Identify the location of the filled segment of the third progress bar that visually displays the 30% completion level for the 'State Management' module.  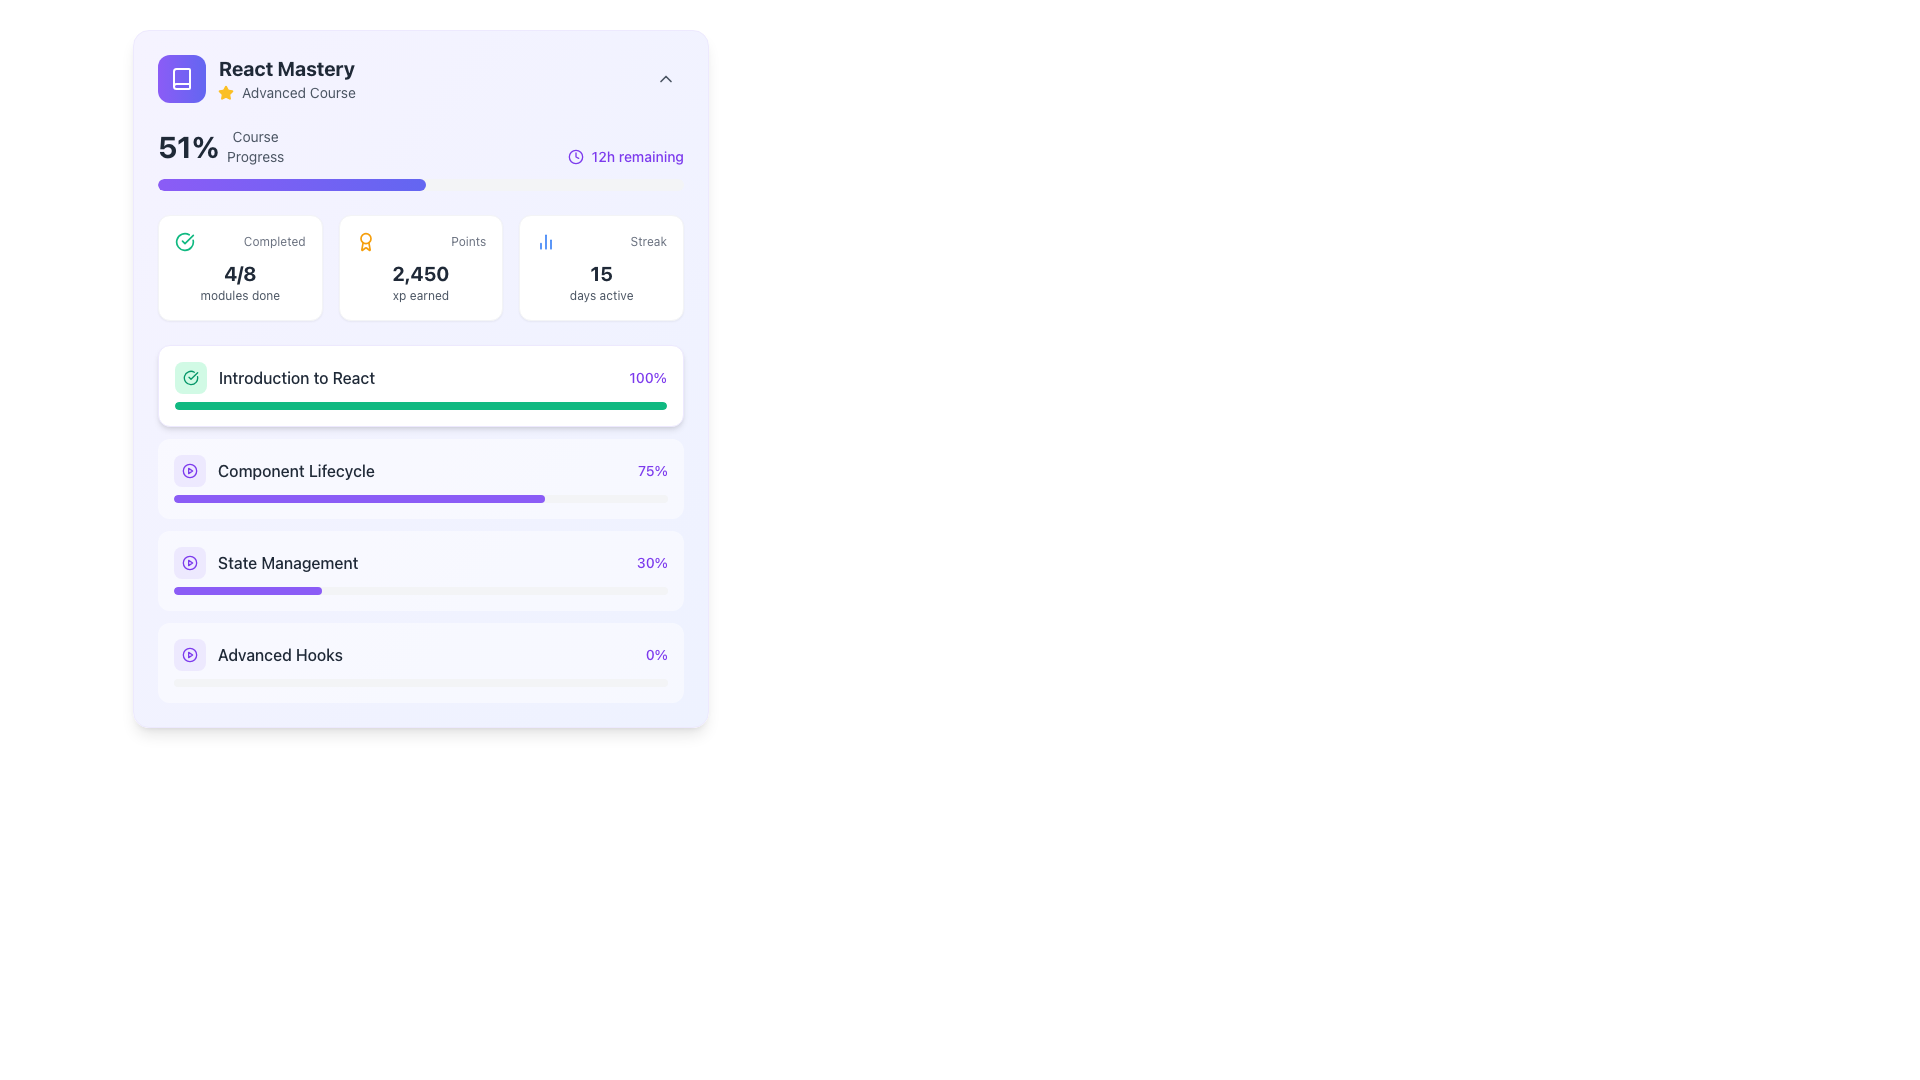
(247, 589).